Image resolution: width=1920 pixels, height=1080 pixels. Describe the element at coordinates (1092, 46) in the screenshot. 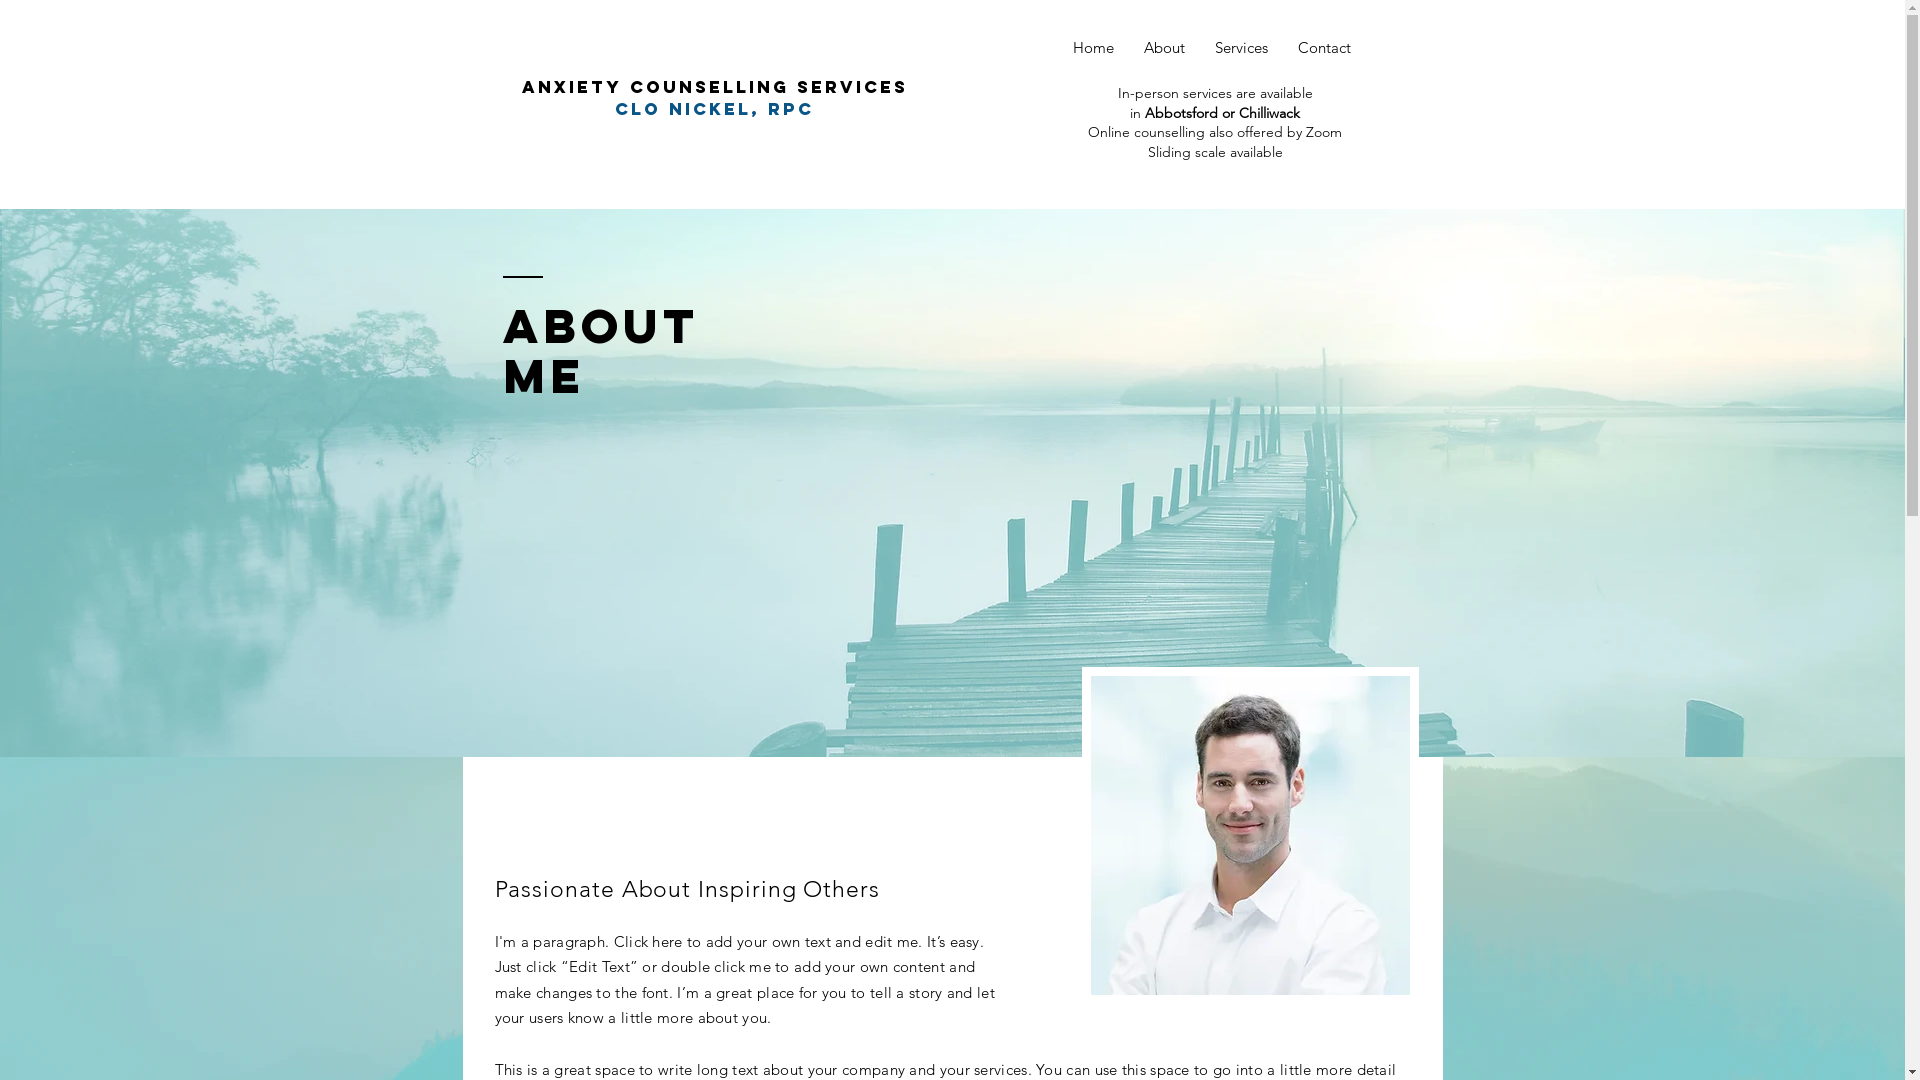

I see `'Home'` at that location.